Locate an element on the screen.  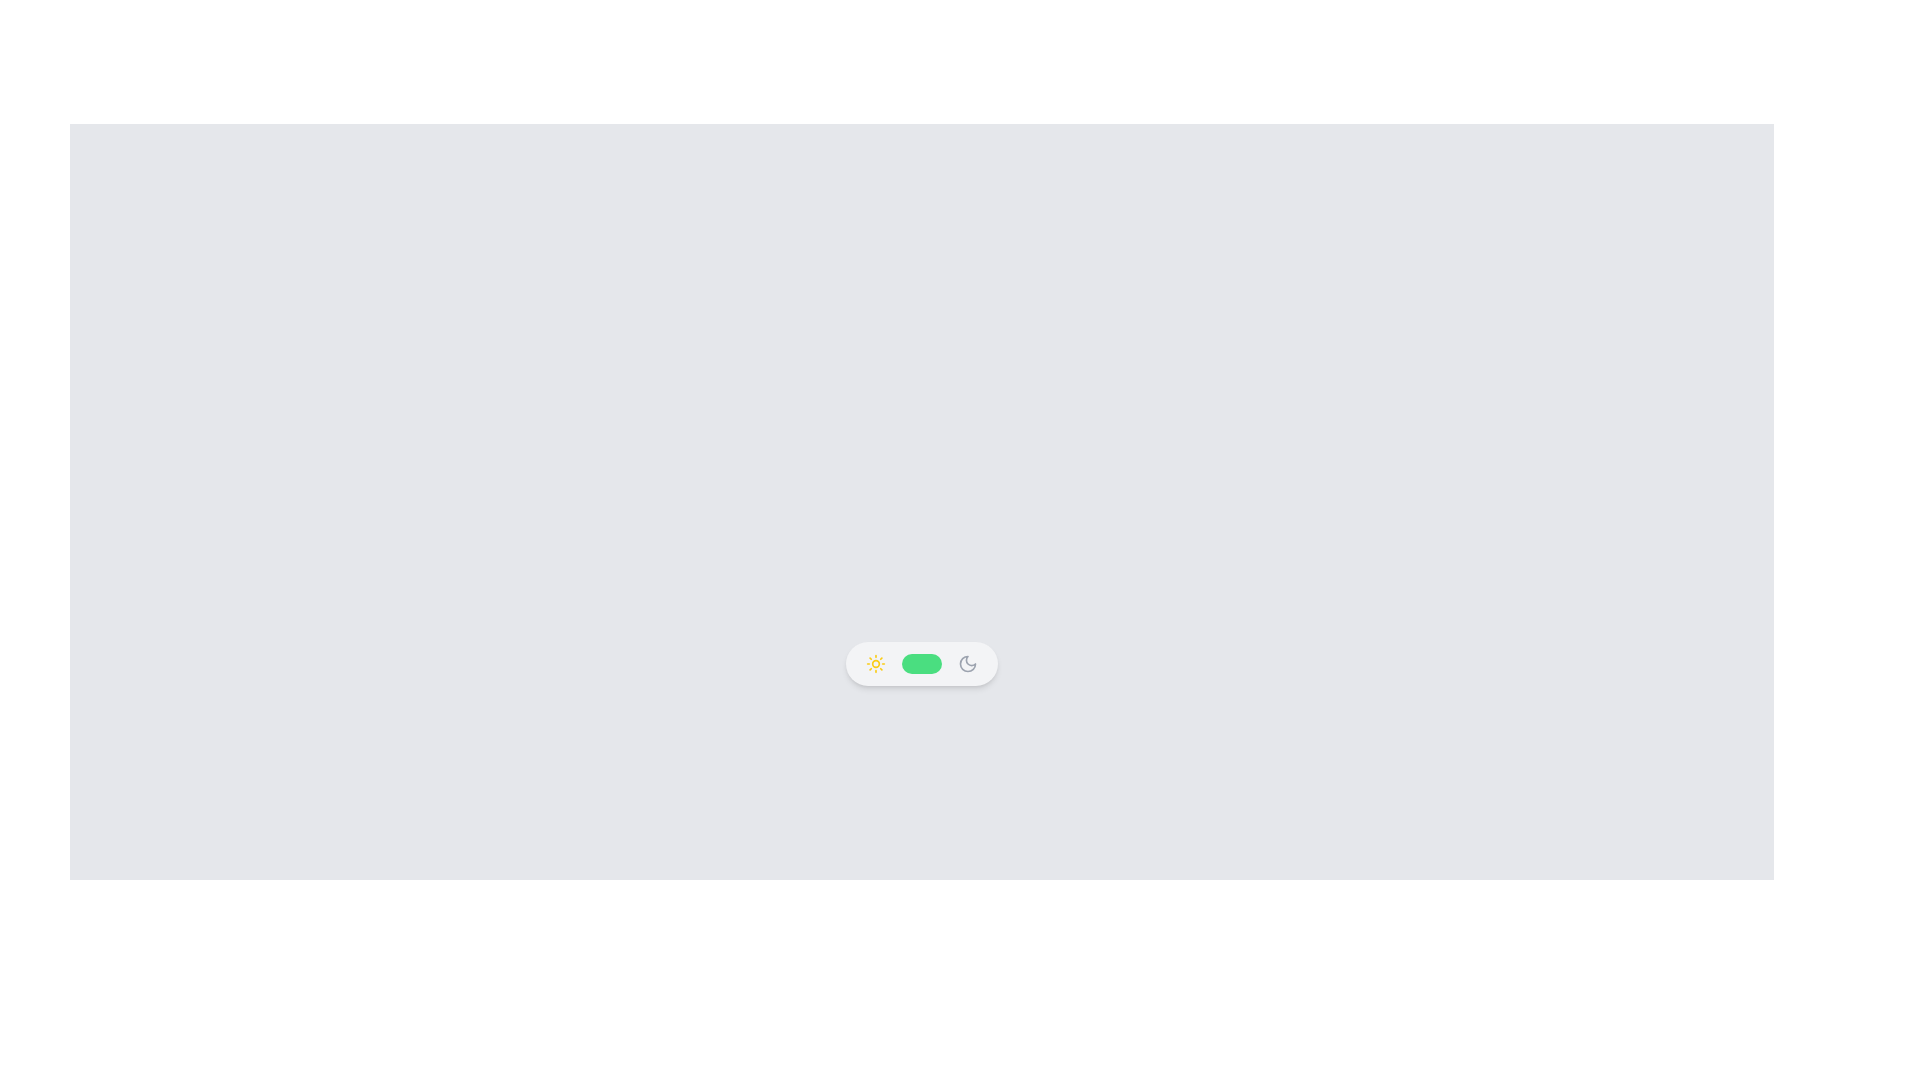
the moon icon located at the far right of the group of three elements is located at coordinates (968, 663).